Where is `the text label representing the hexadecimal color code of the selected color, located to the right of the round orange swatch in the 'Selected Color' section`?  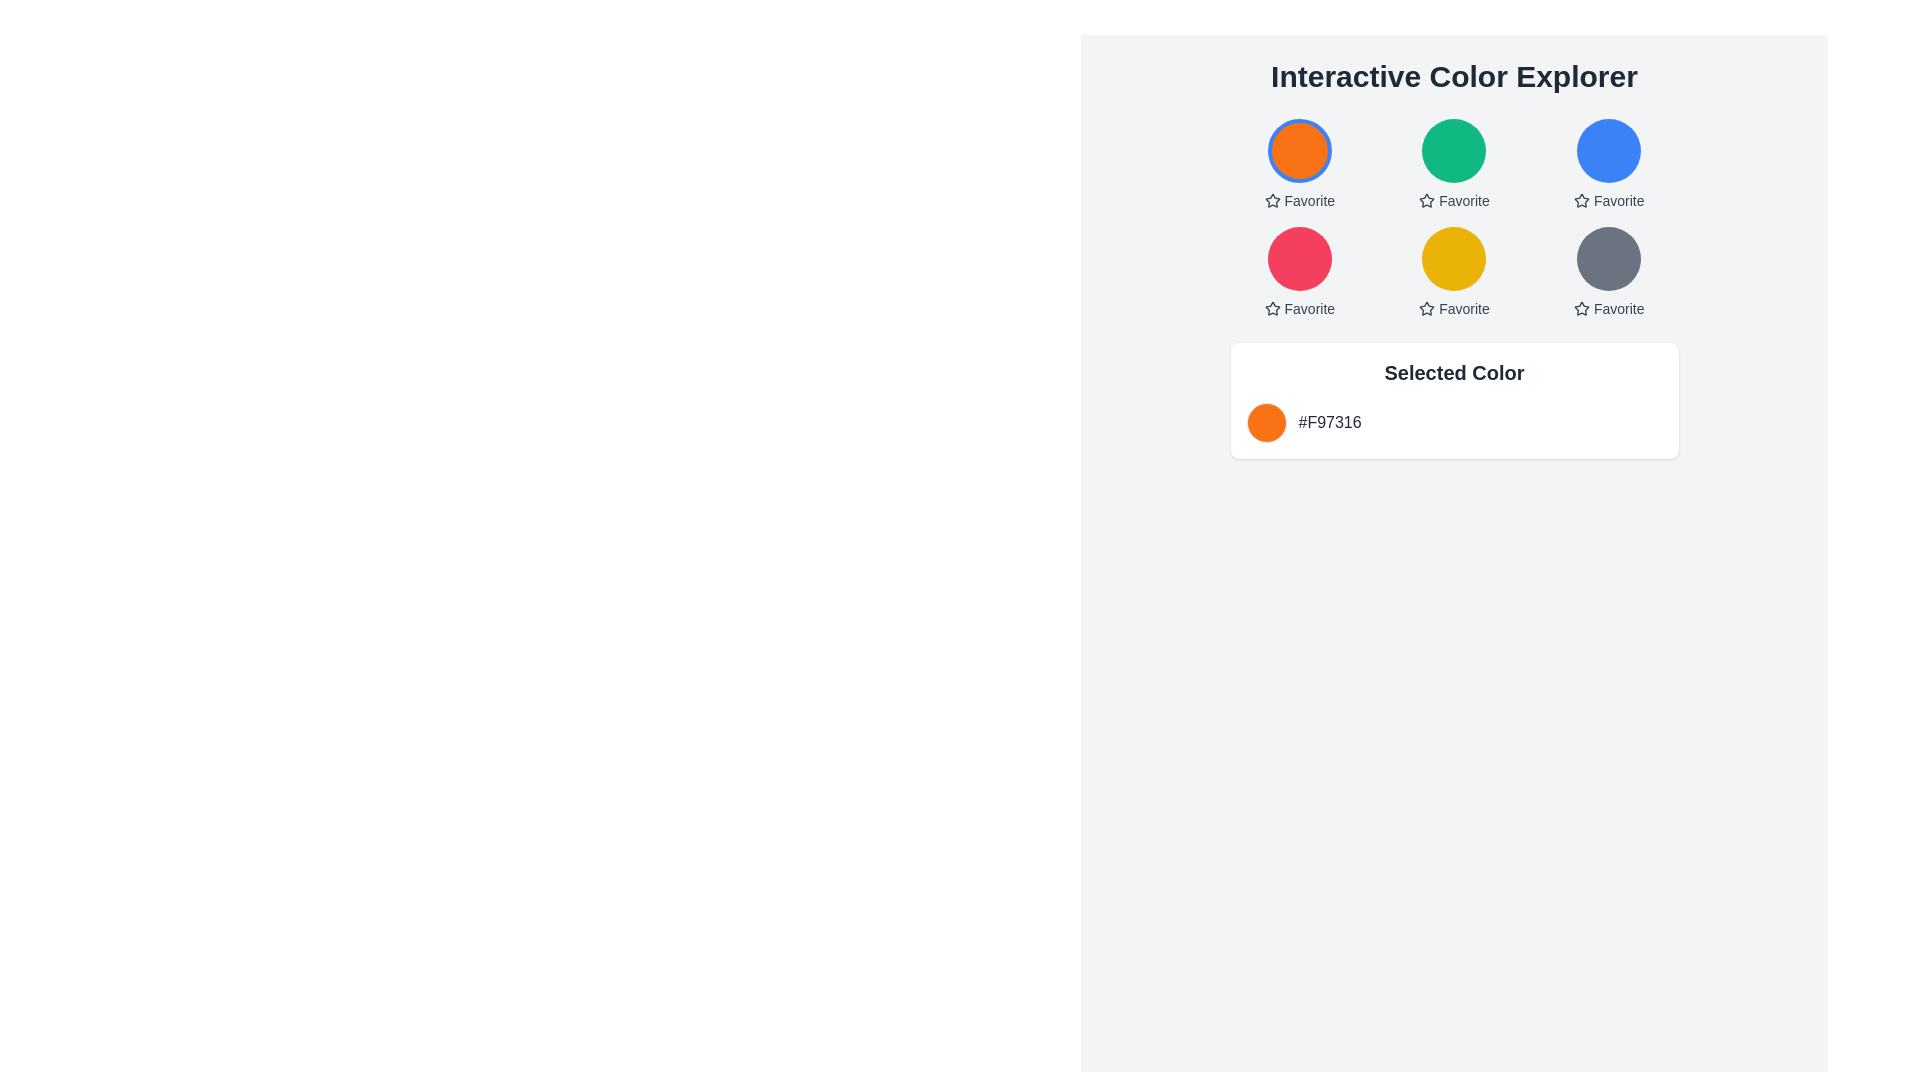
the text label representing the hexadecimal color code of the selected color, located to the right of the round orange swatch in the 'Selected Color' section is located at coordinates (1330, 422).